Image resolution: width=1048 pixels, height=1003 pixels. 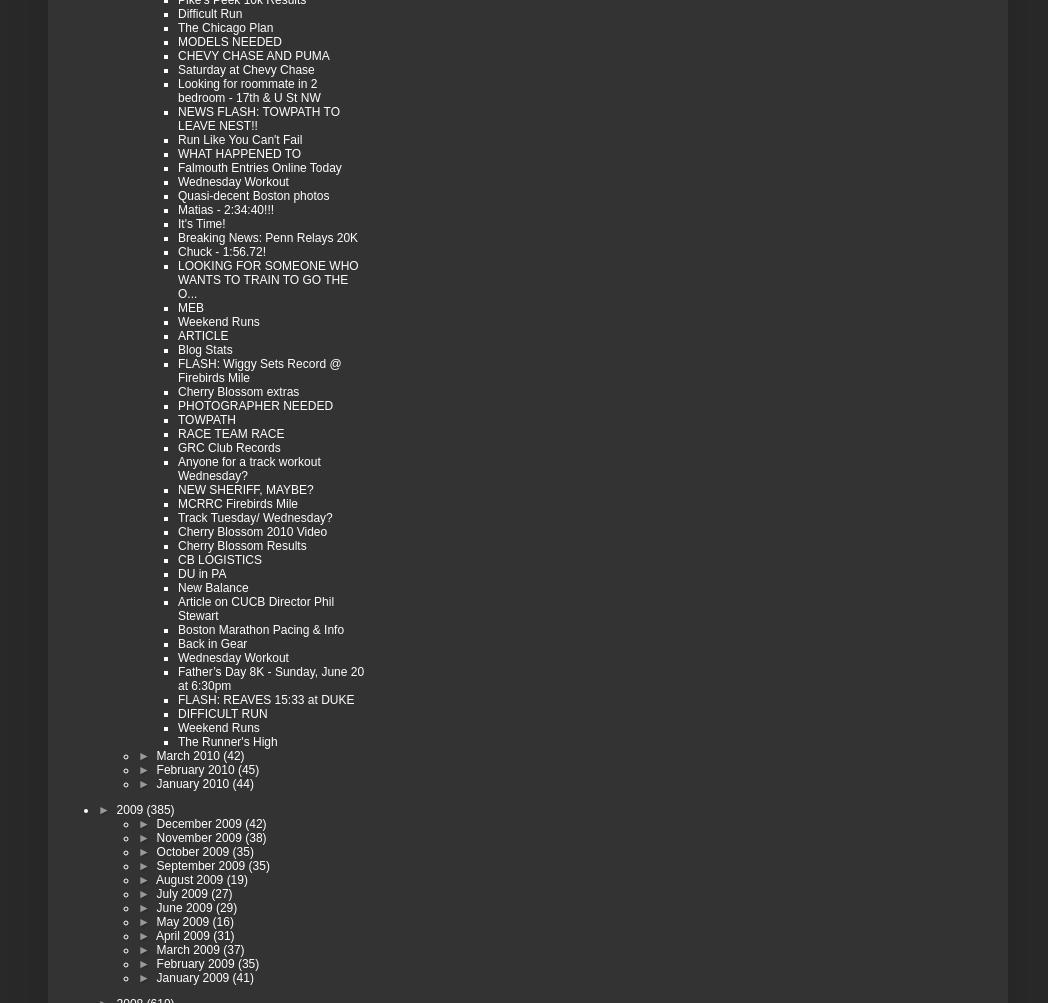 What do you see at coordinates (188, 753) in the screenshot?
I see `'March 2010'` at bounding box center [188, 753].